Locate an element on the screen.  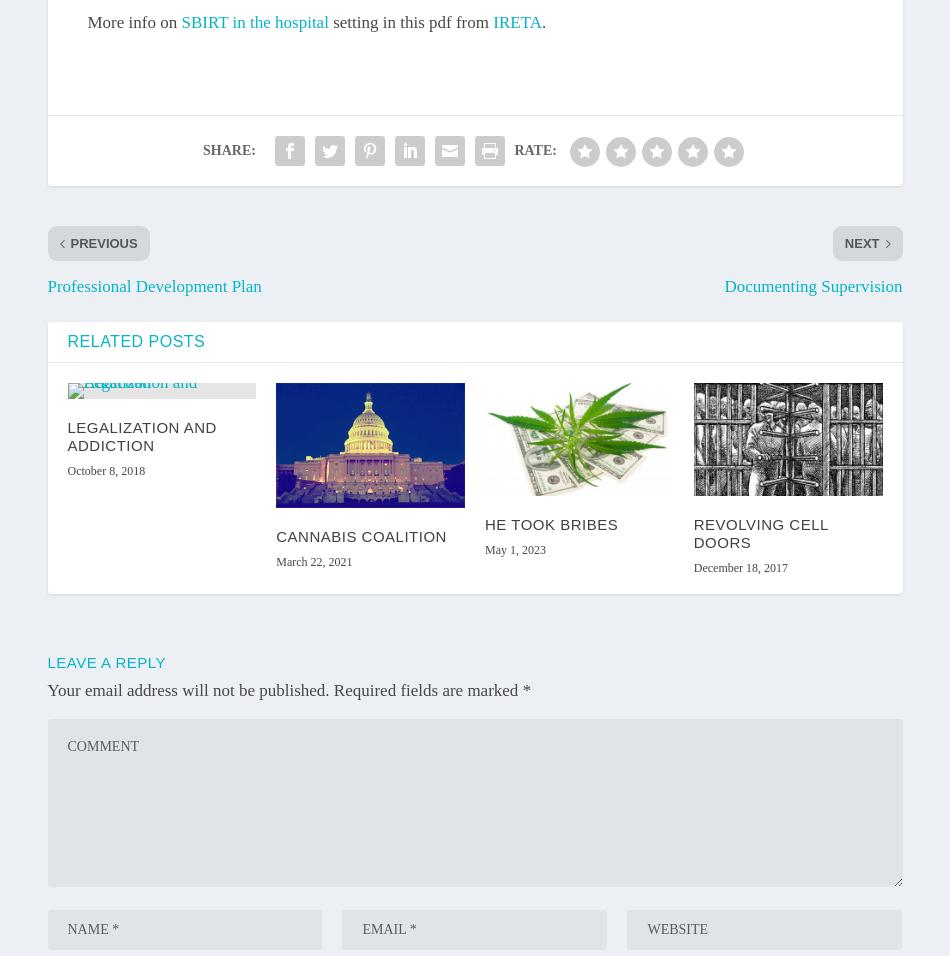
'December 18, 2017' is located at coordinates (739, 566).